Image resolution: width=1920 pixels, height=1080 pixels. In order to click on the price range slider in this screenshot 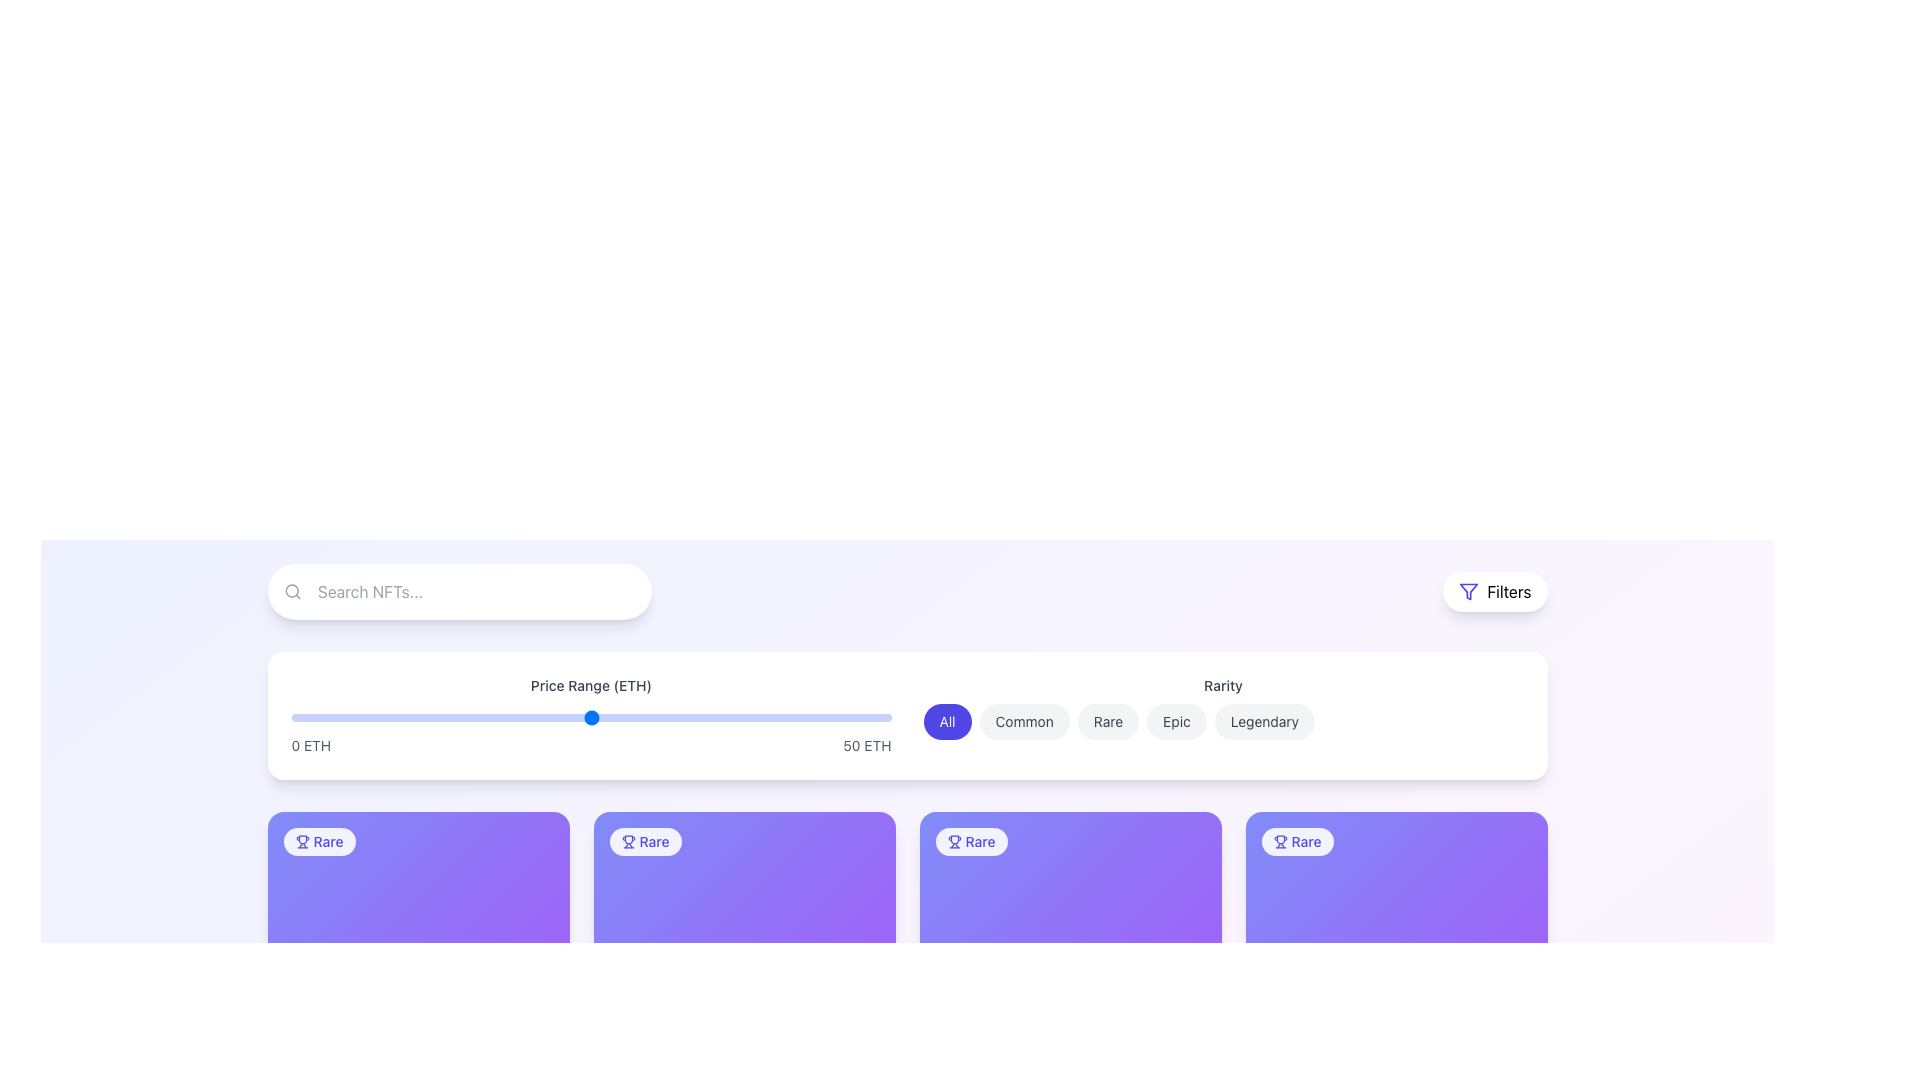, I will do `click(879, 716)`.